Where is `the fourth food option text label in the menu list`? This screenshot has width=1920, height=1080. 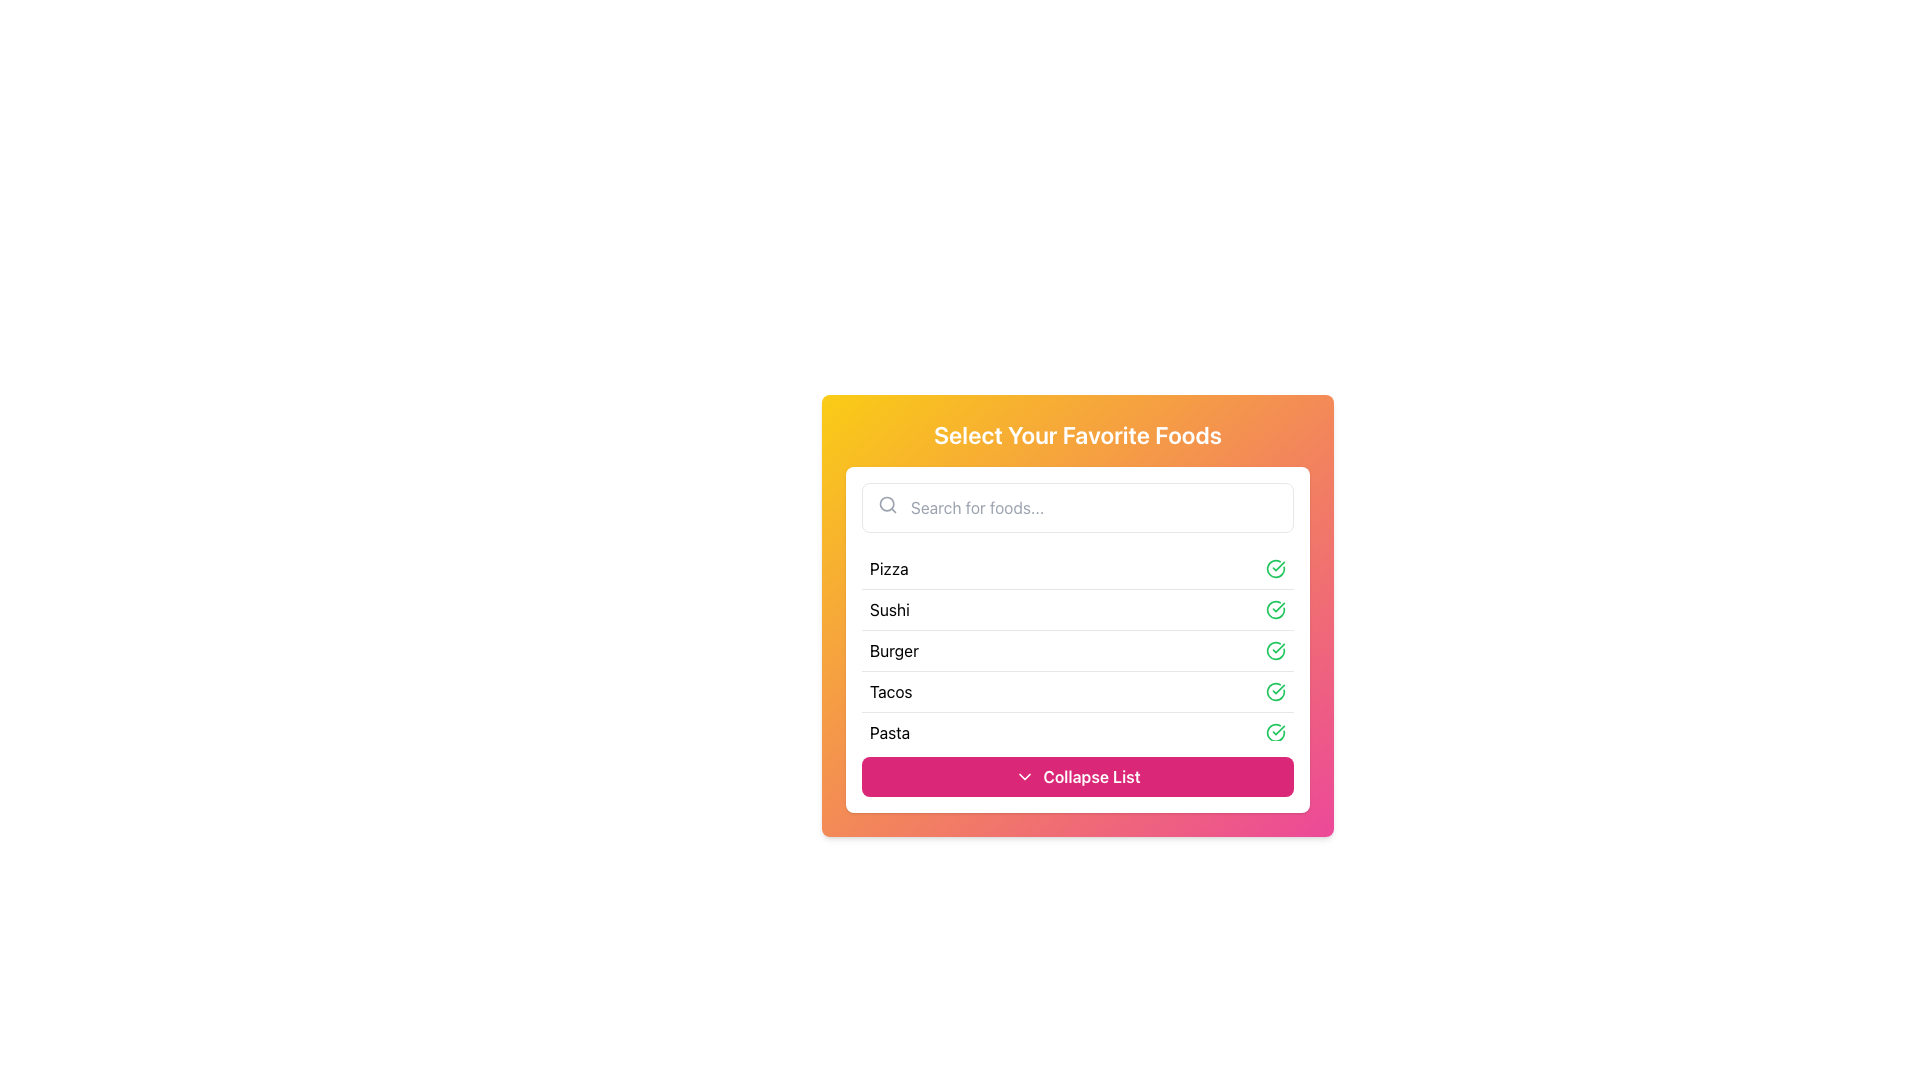 the fourth food option text label in the menu list is located at coordinates (890, 690).